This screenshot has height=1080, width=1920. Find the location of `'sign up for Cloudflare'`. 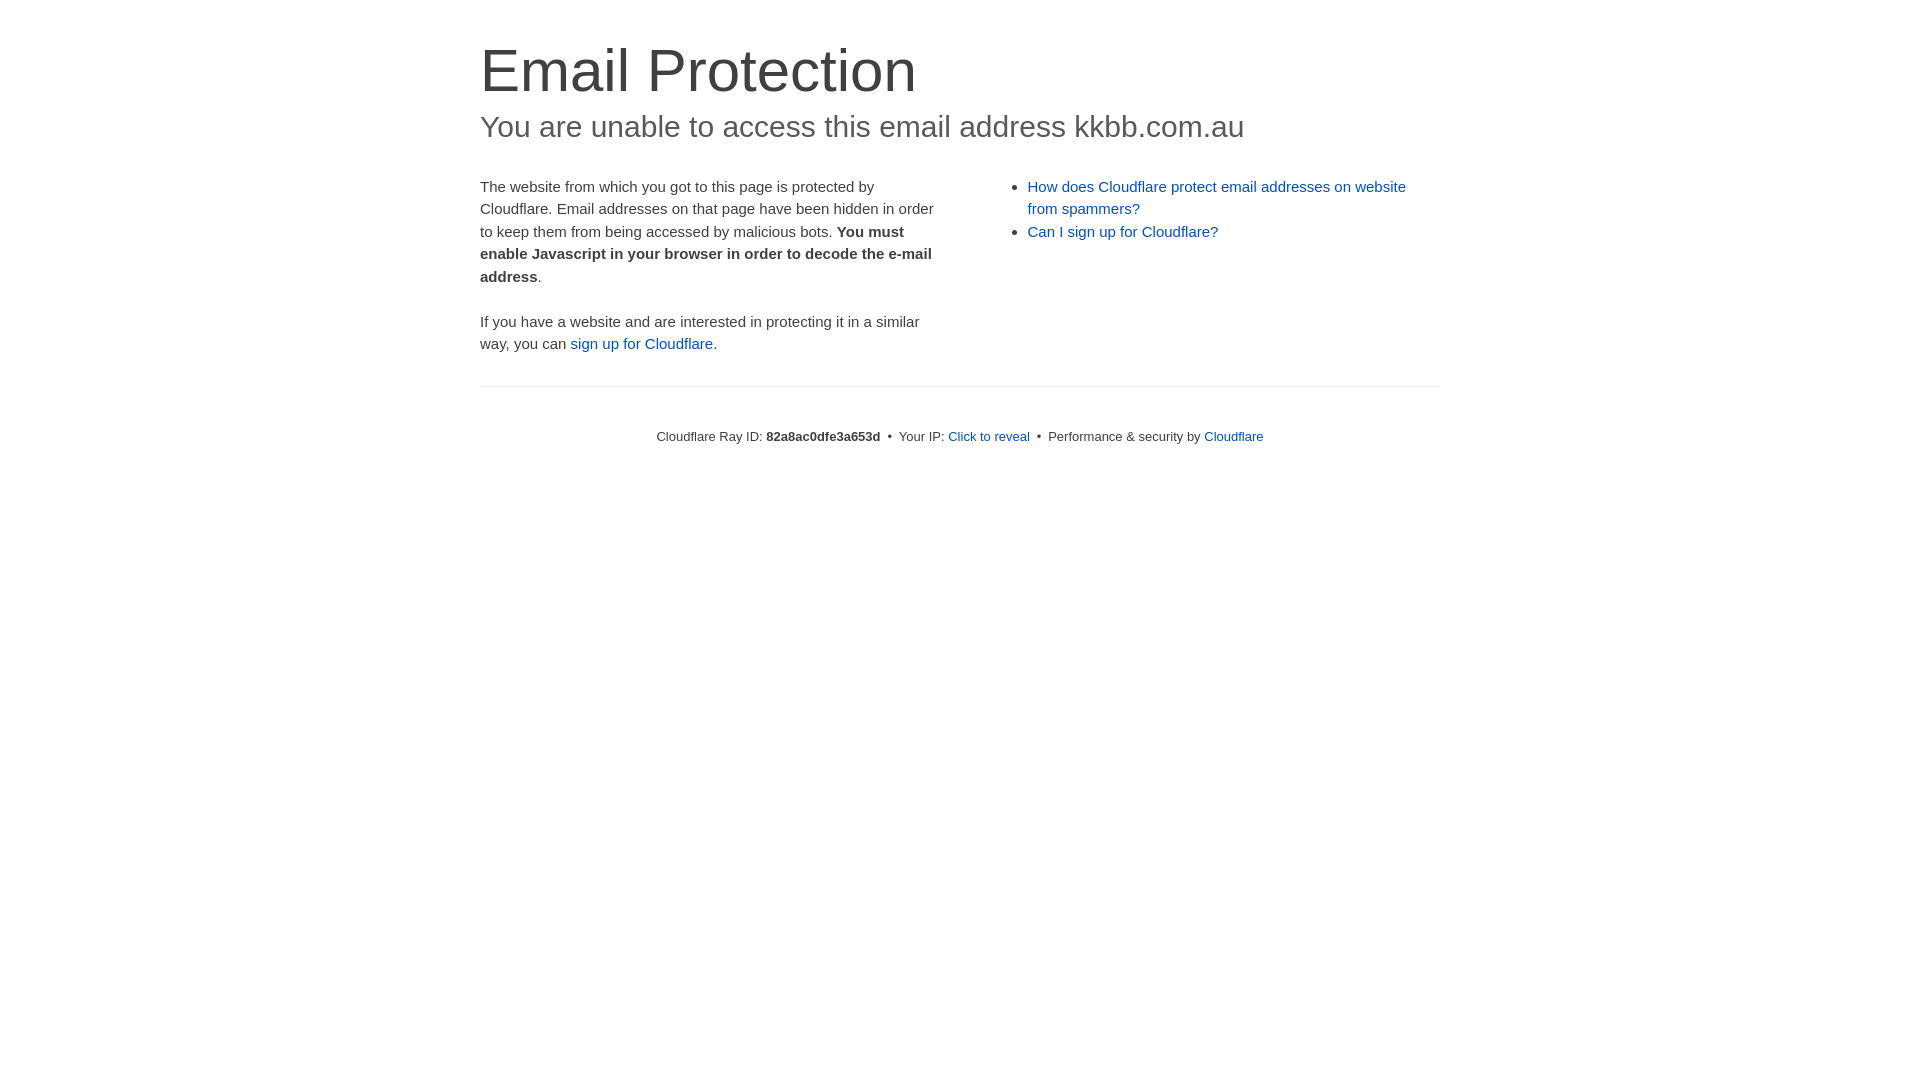

'sign up for Cloudflare' is located at coordinates (570, 342).